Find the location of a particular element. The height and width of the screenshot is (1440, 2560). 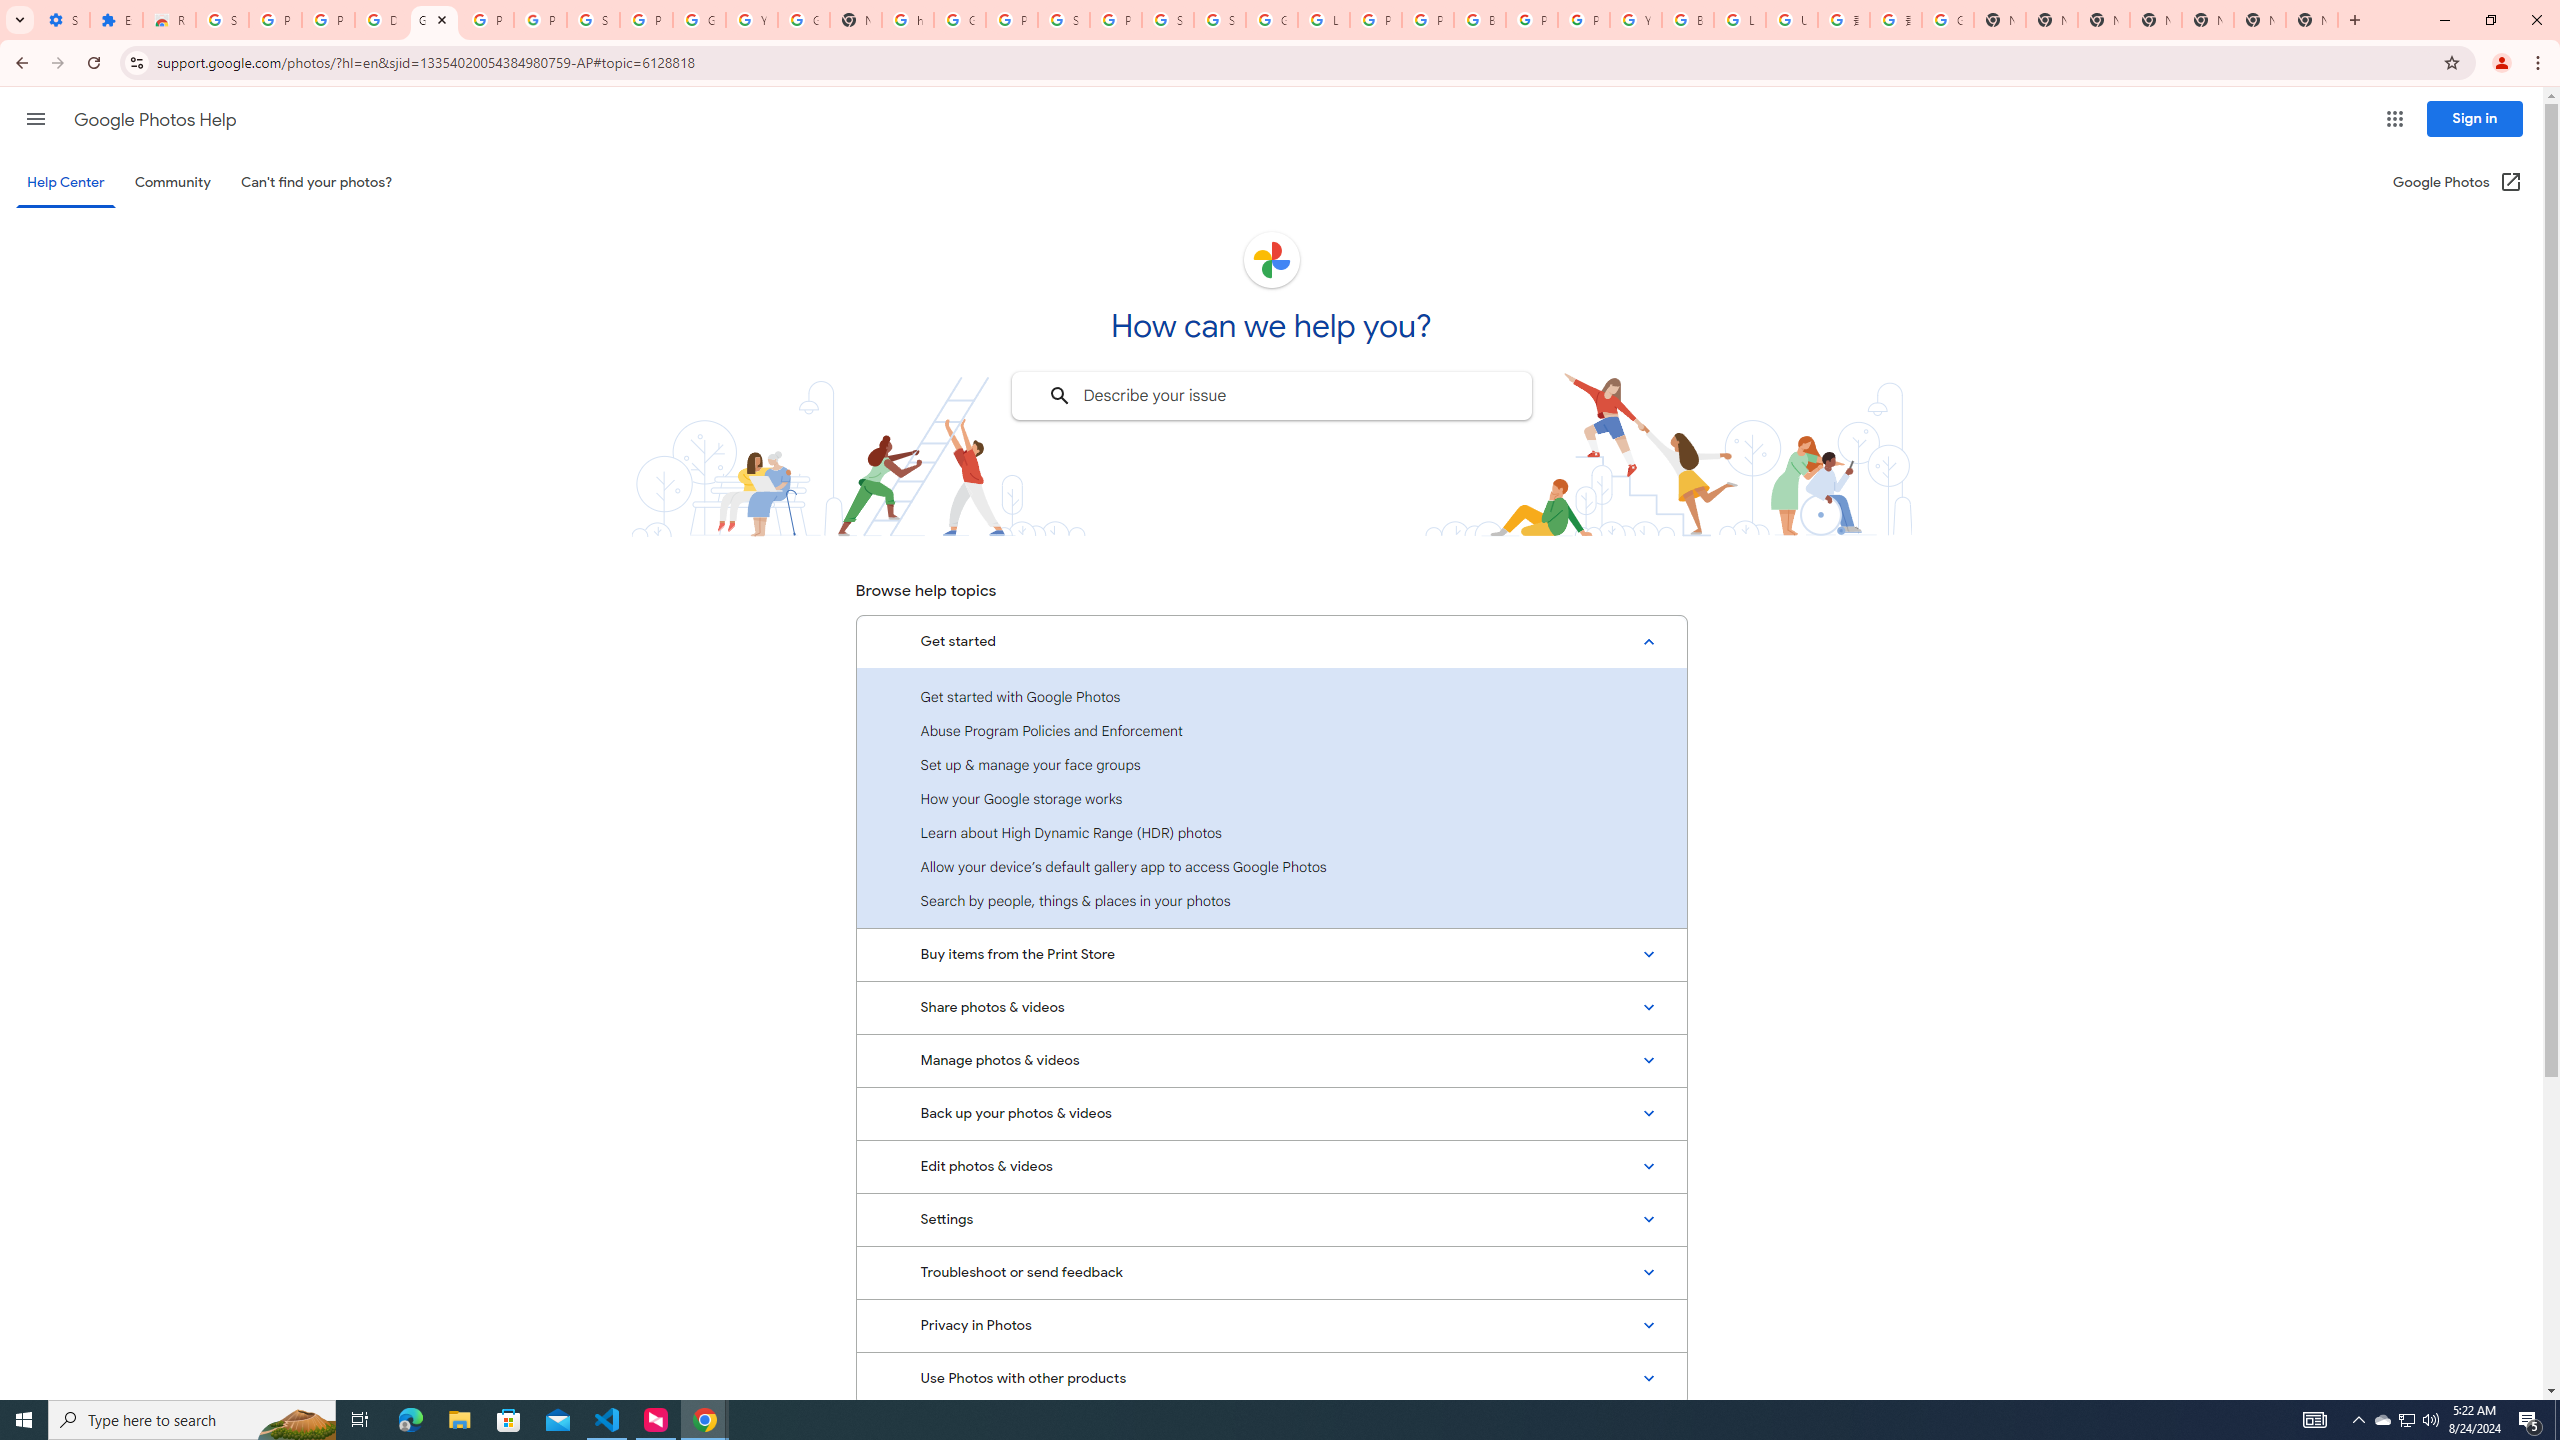

'Sign in - Google Accounts' is located at coordinates (1167, 19).